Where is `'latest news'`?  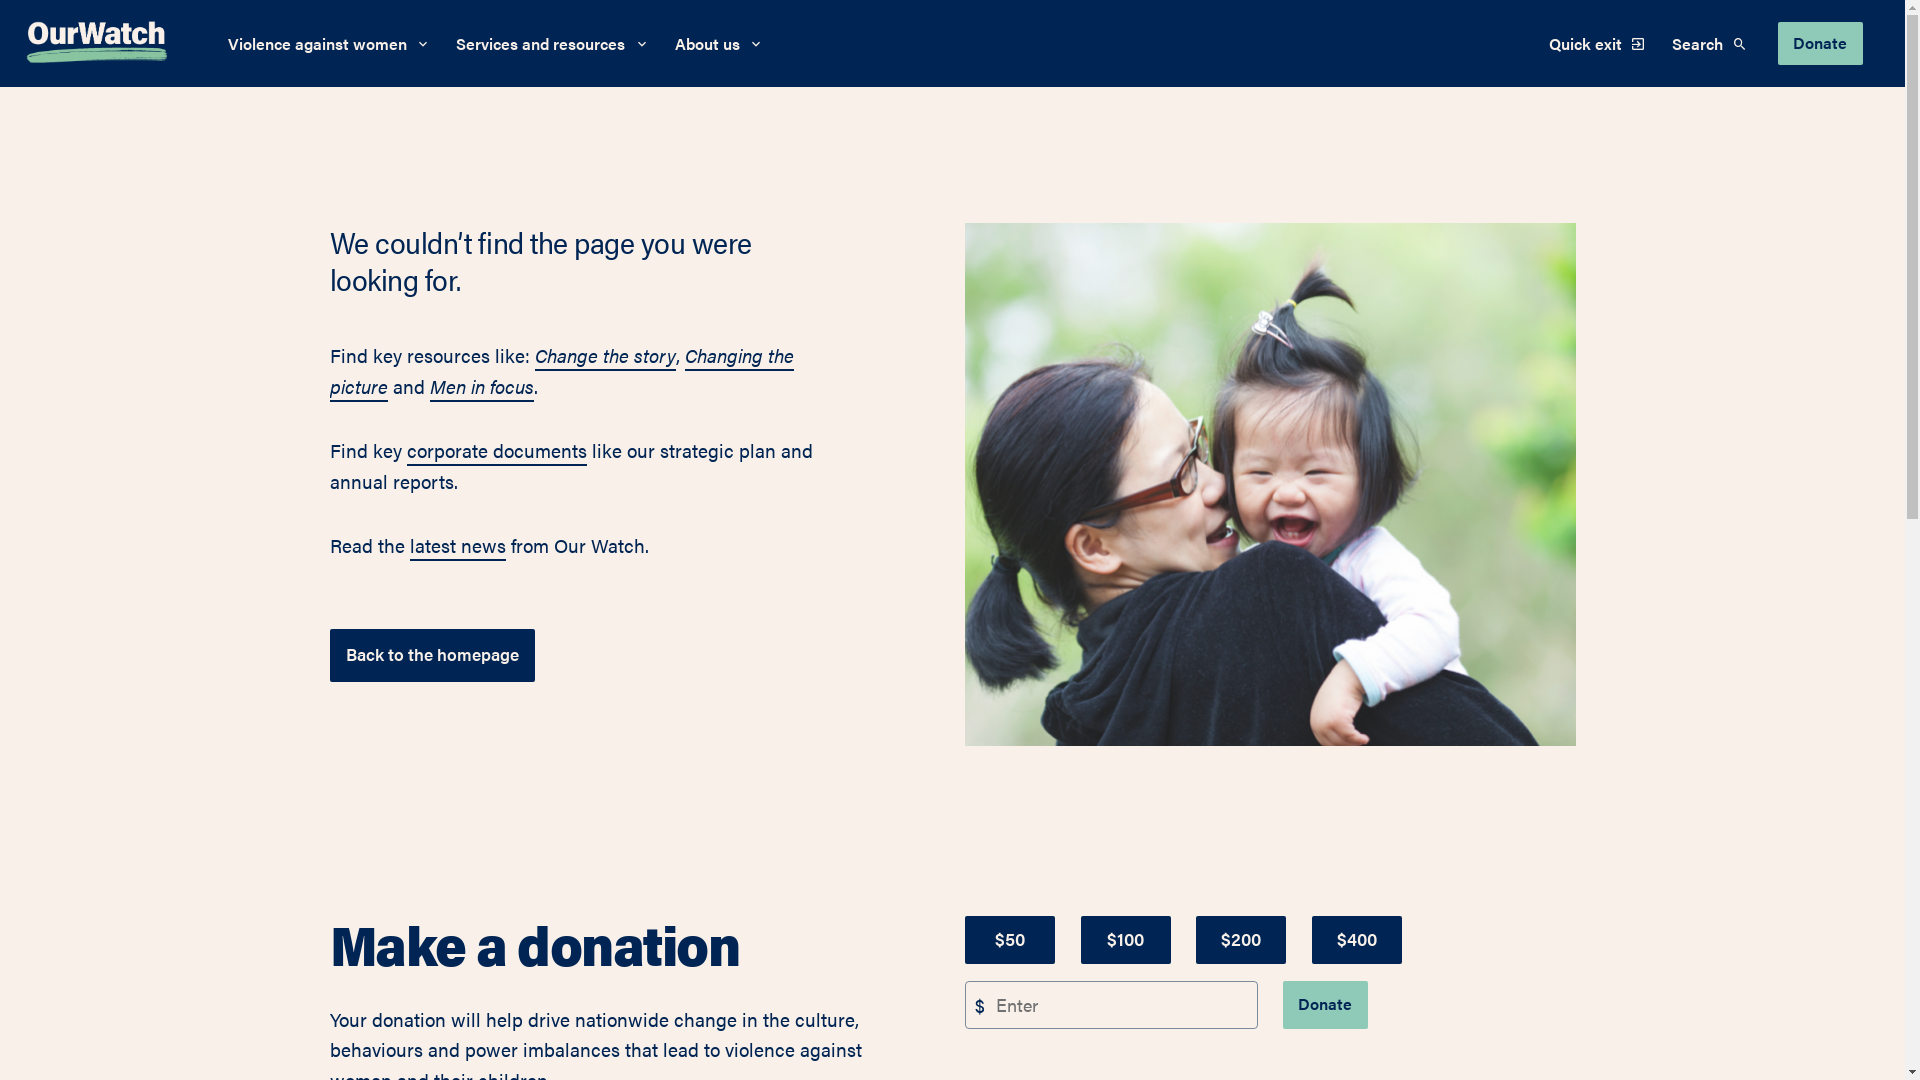
'latest news' is located at coordinates (456, 546).